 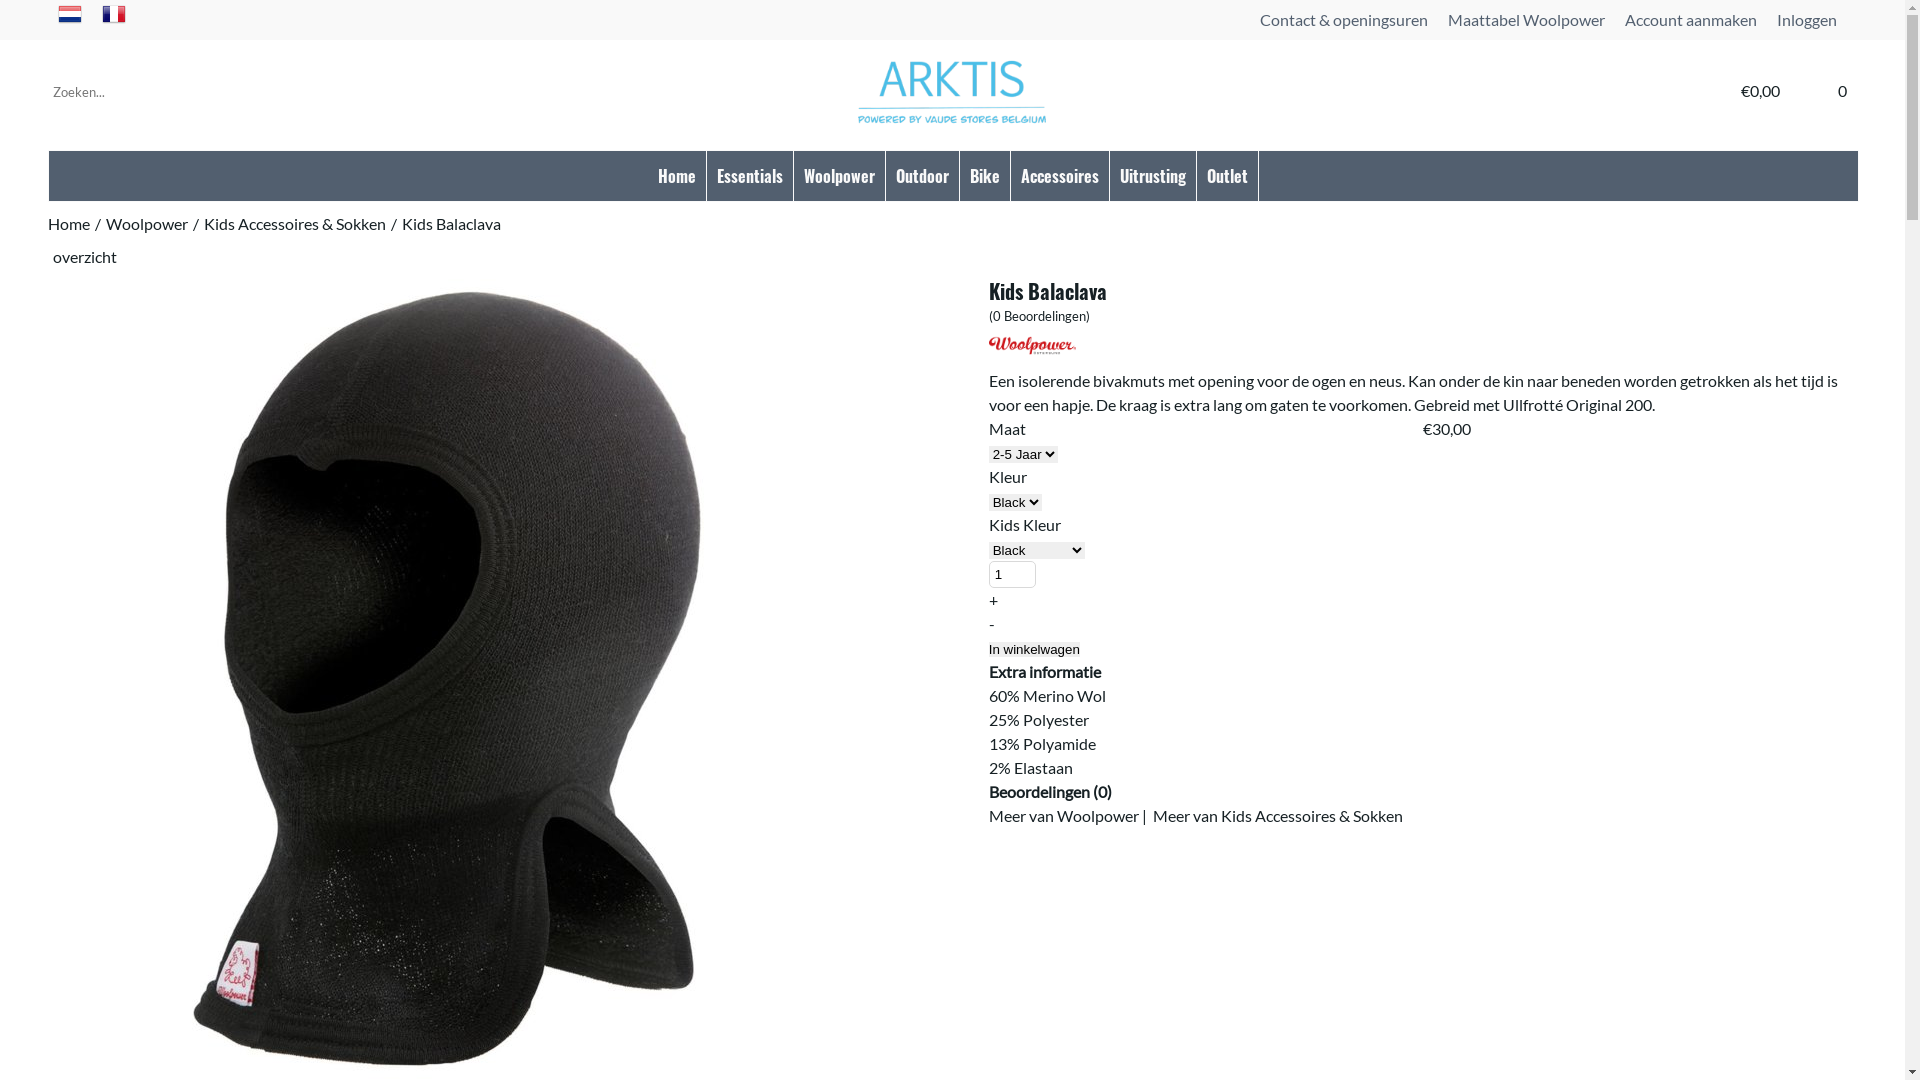 What do you see at coordinates (1806, 19) in the screenshot?
I see `'Inloggen'` at bounding box center [1806, 19].